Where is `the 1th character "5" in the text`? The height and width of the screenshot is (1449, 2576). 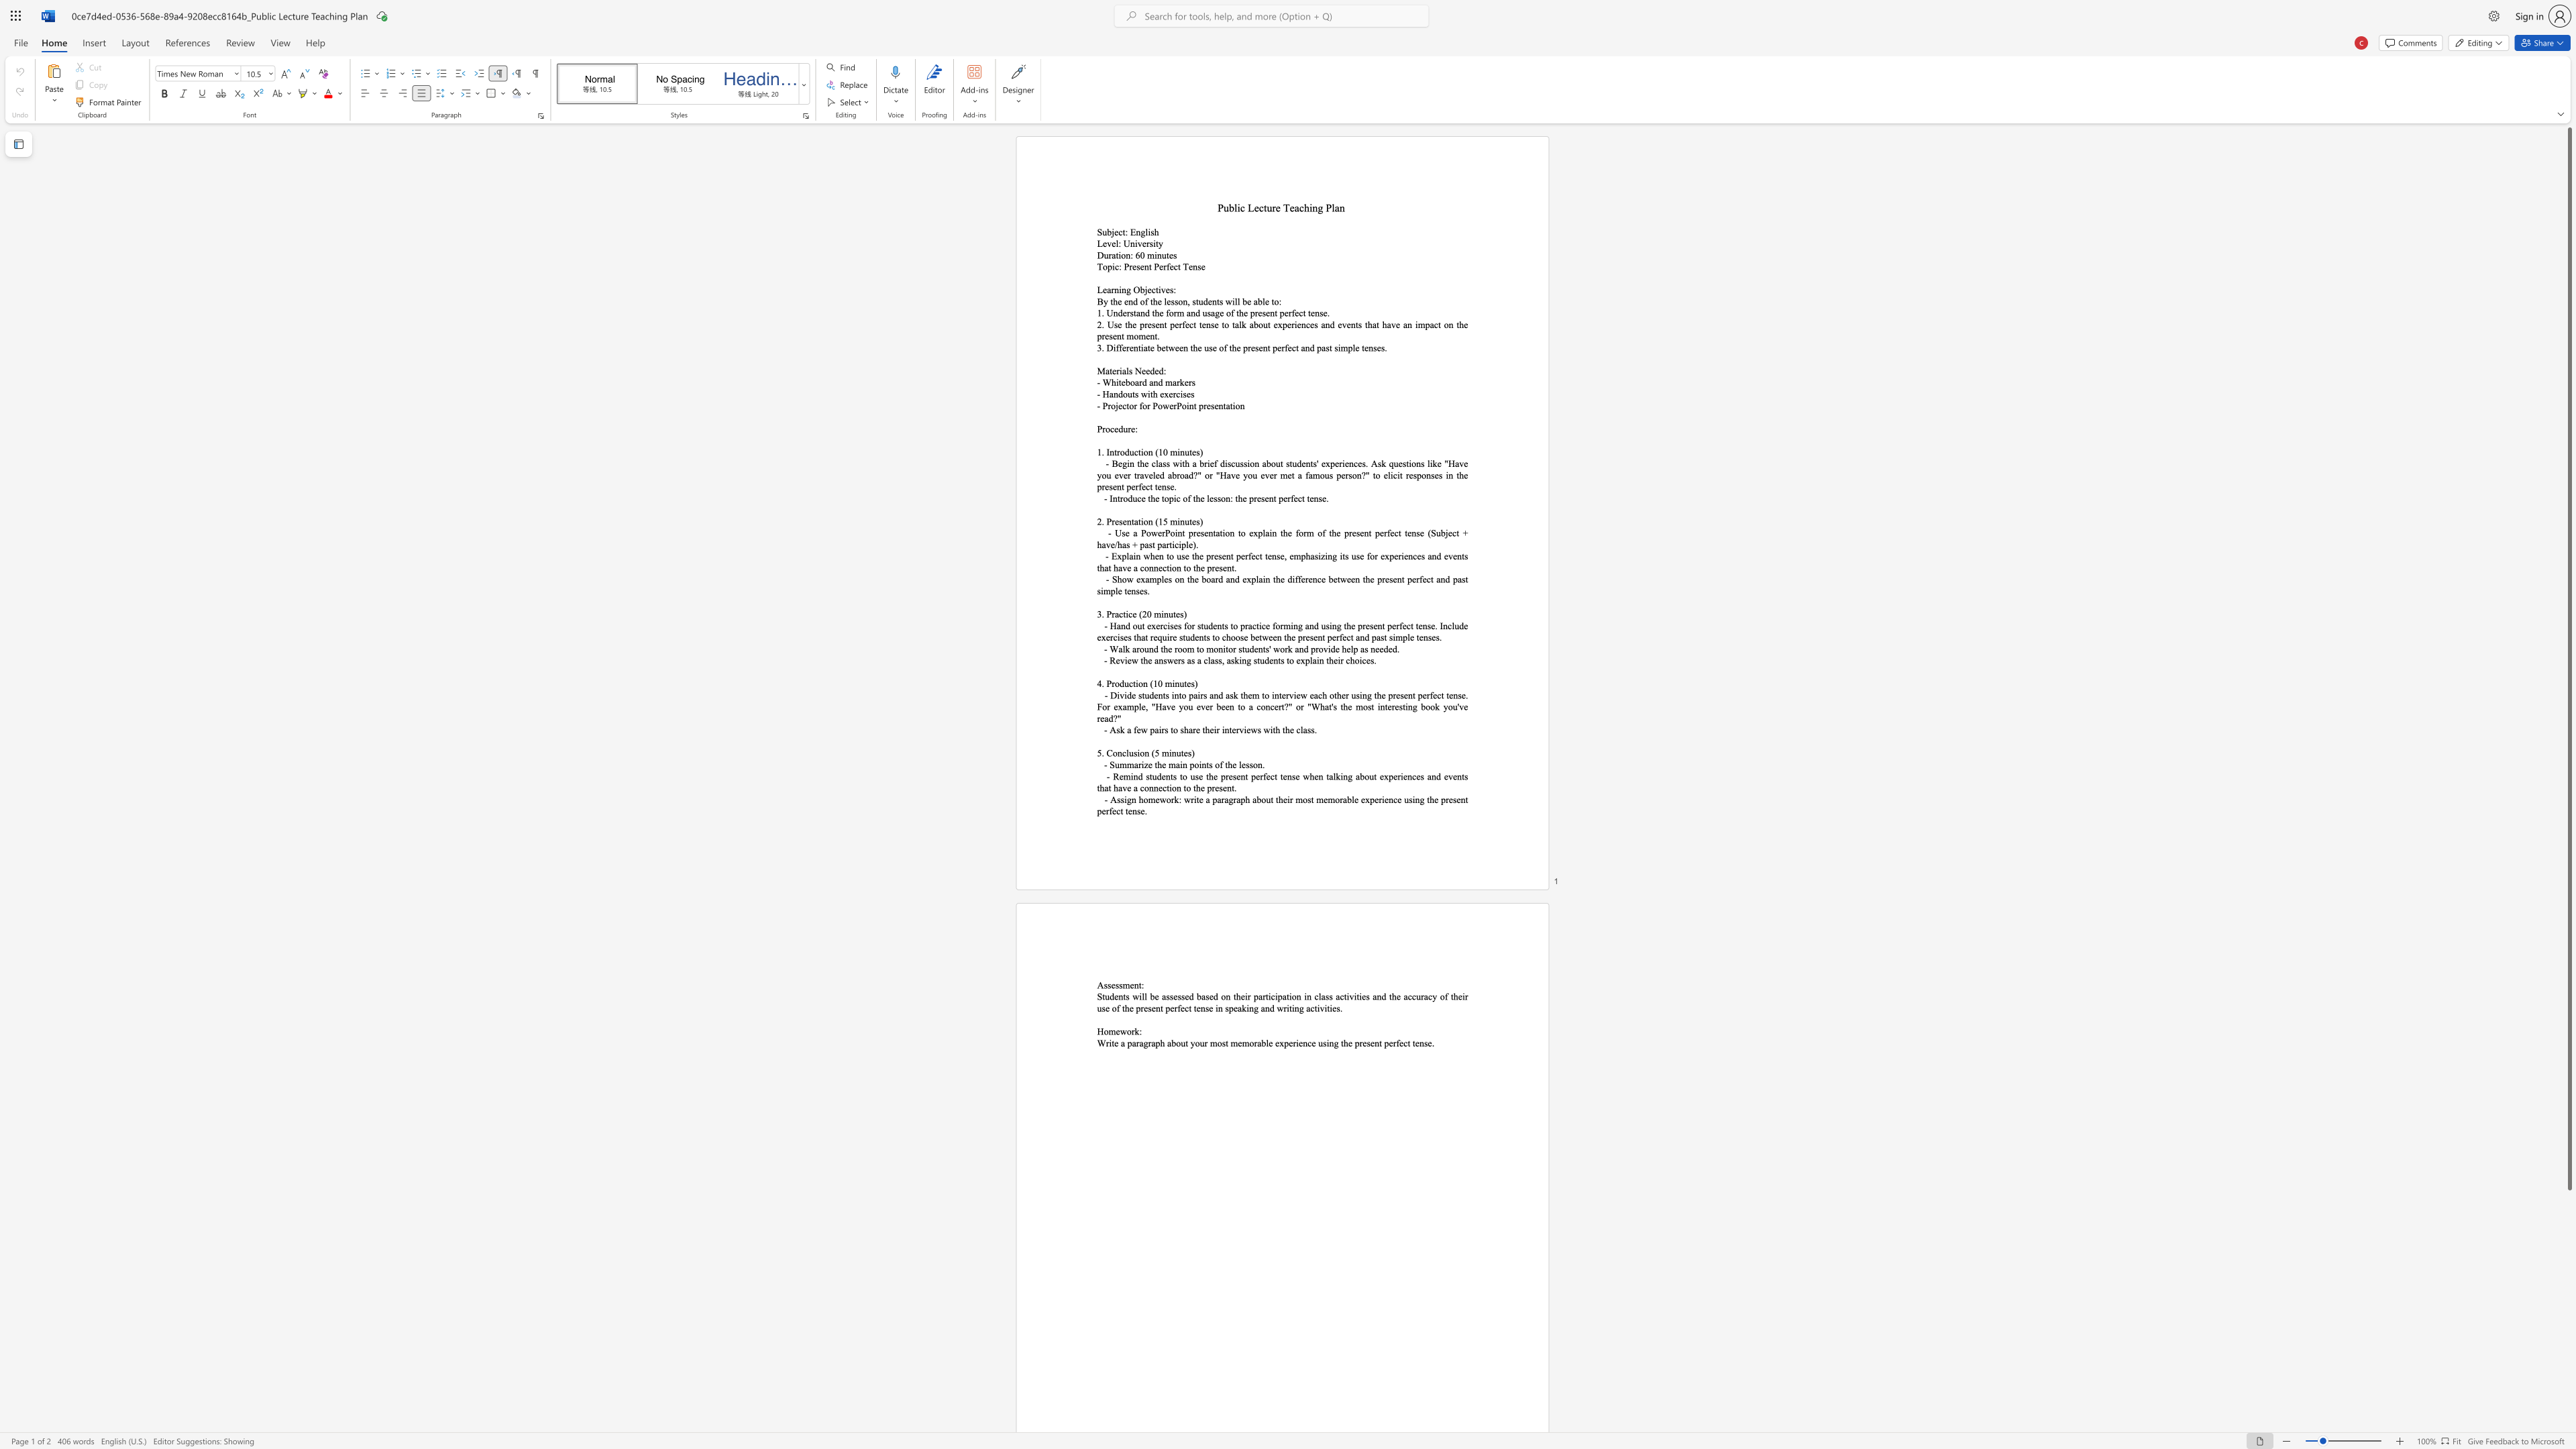 the 1th character "5" in the text is located at coordinates (1099, 752).